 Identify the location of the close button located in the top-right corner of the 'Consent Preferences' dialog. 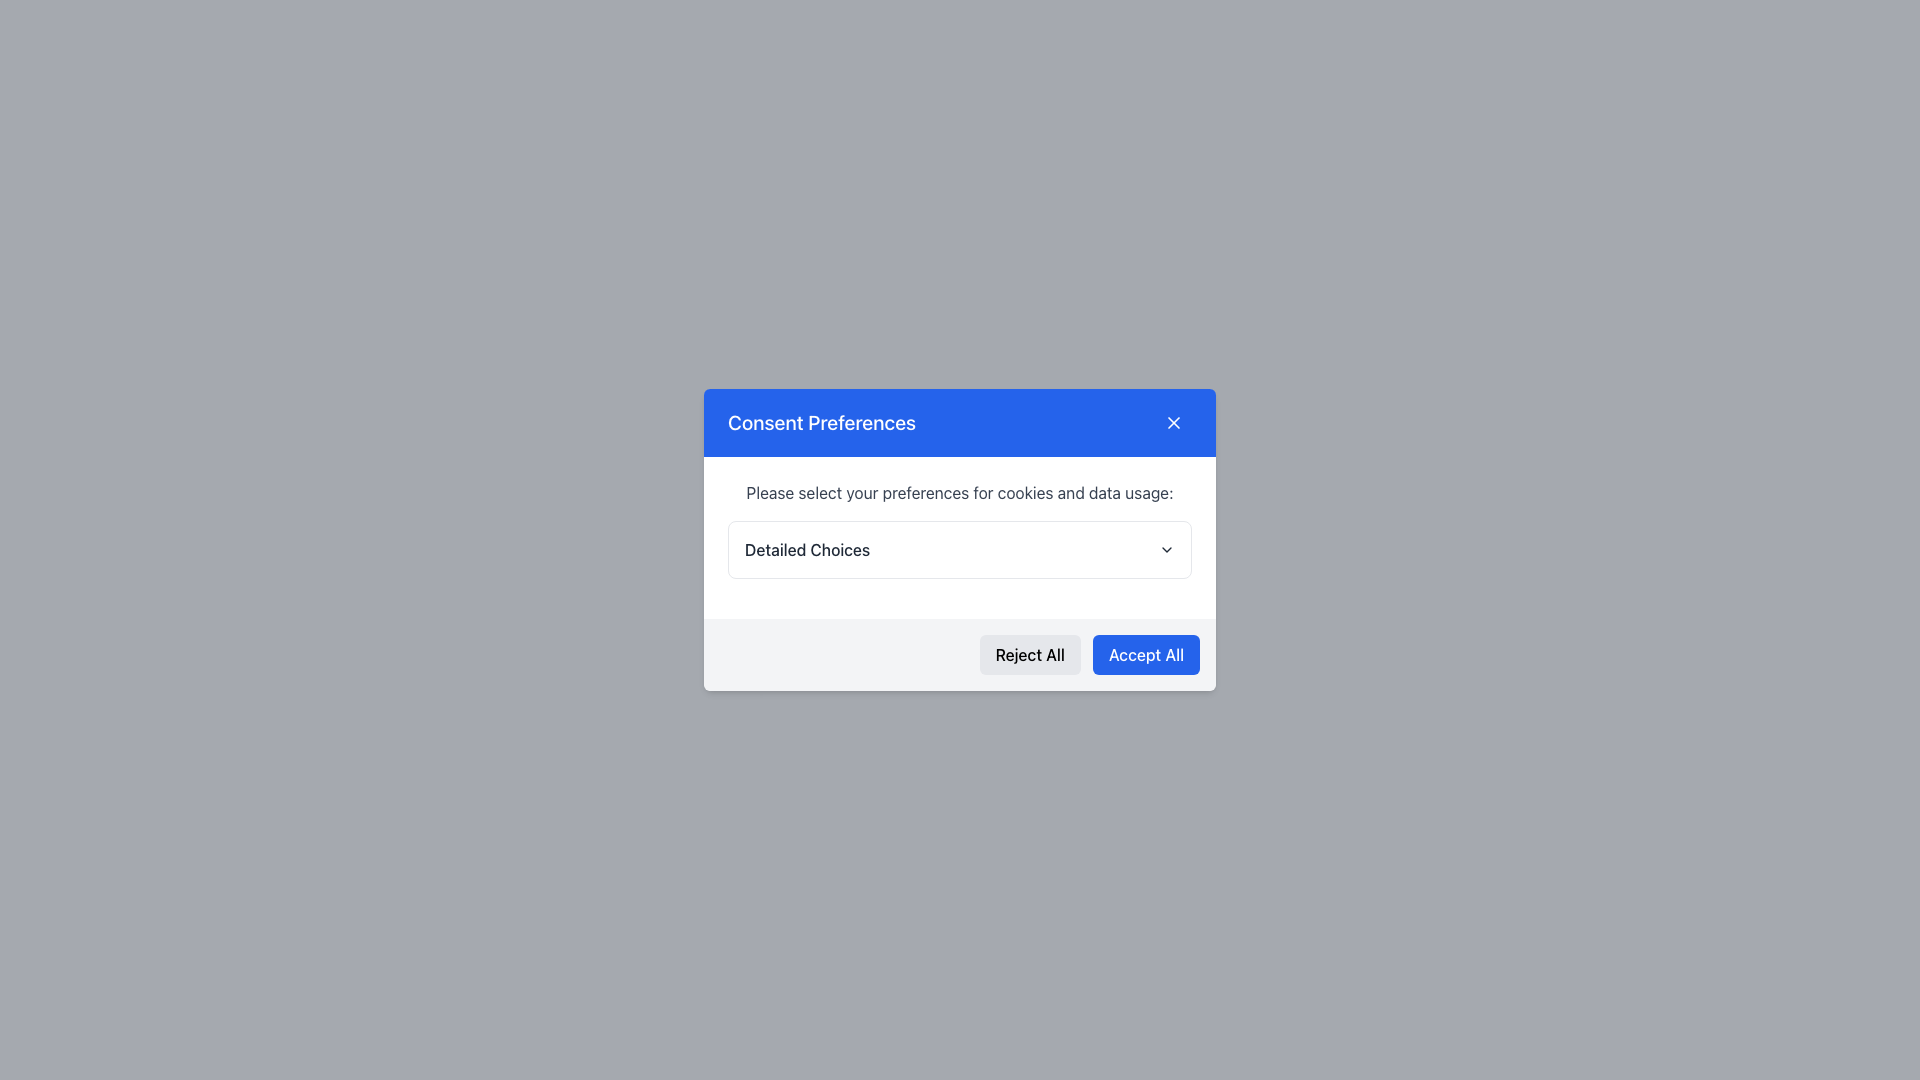
(1174, 422).